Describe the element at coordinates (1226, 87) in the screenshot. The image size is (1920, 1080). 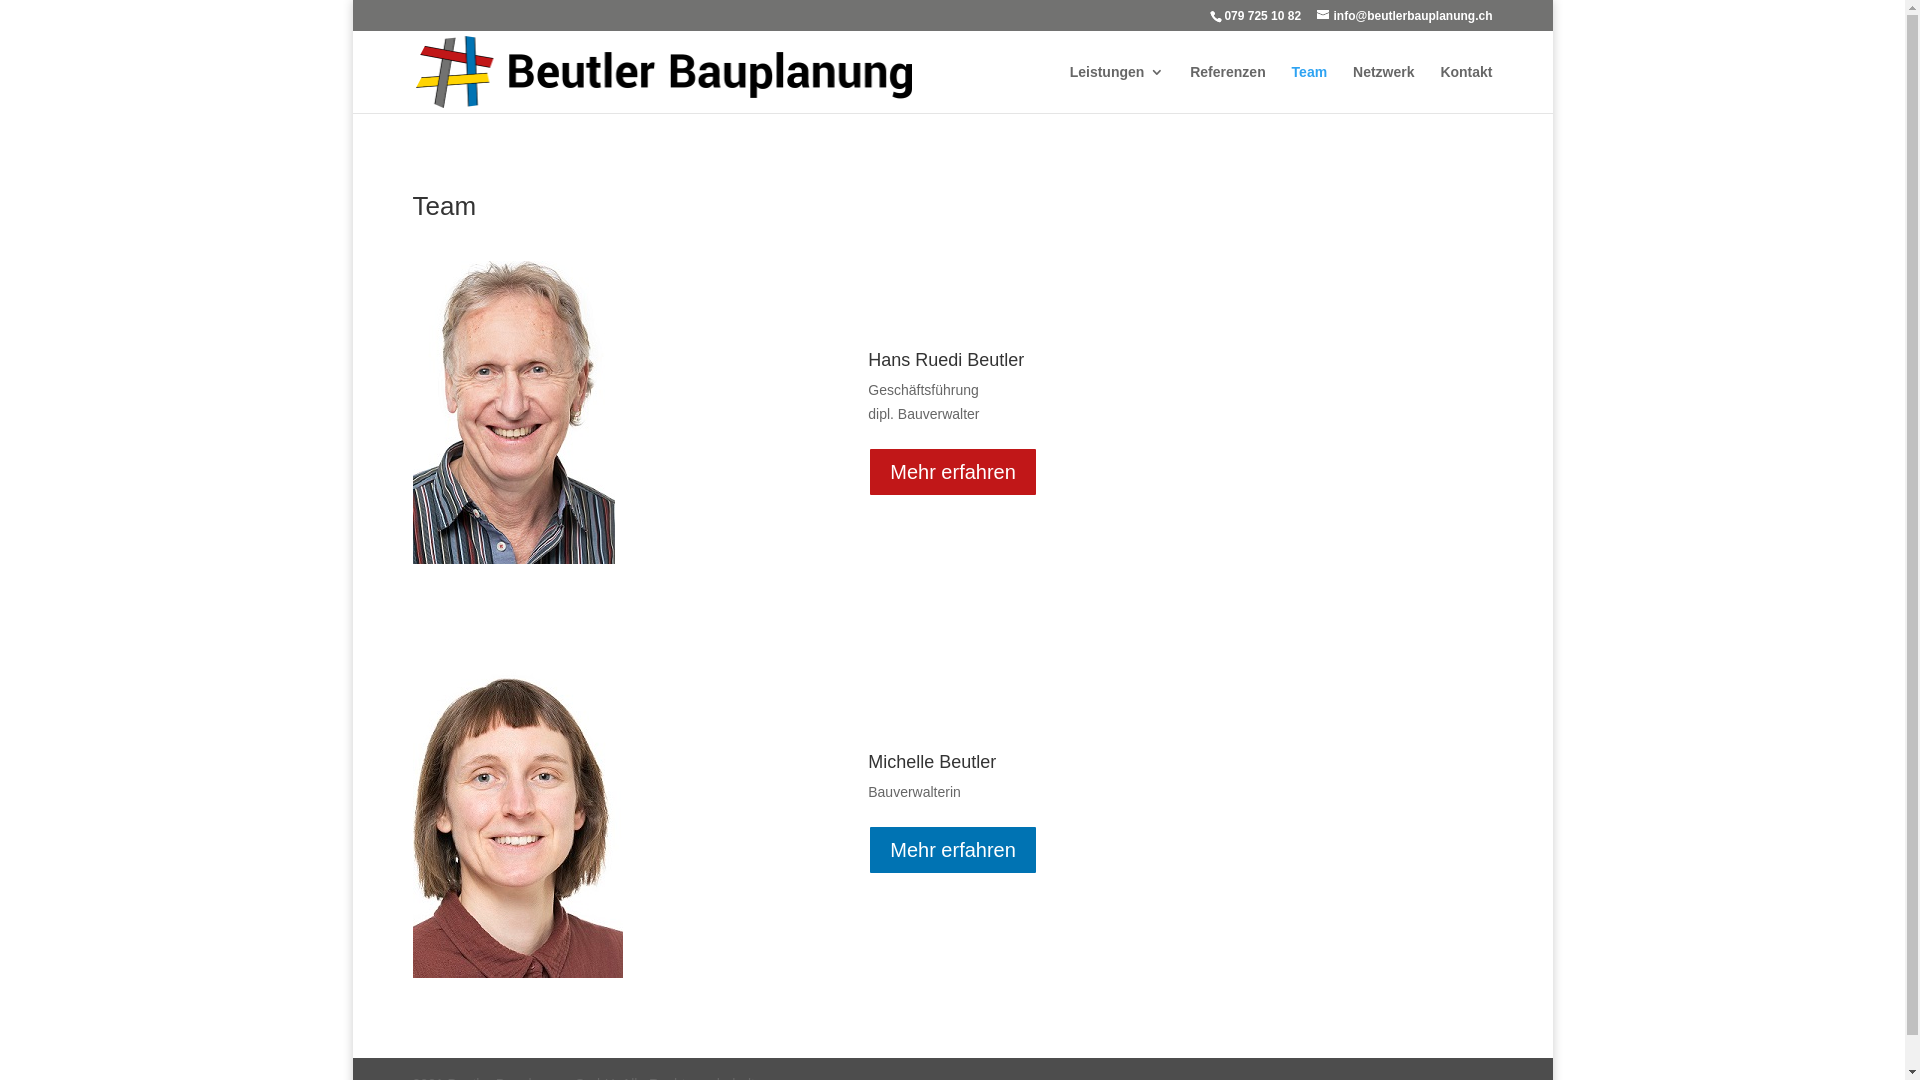
I see `'Referenzen'` at that location.